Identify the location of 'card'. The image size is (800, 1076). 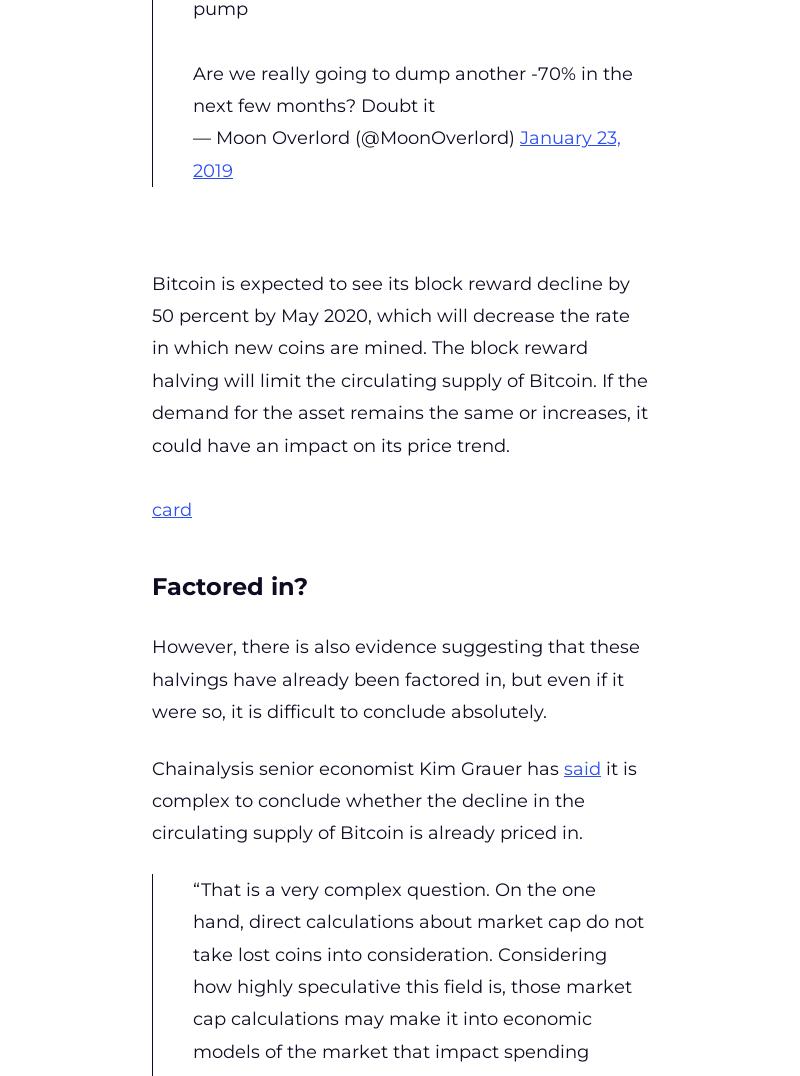
(171, 510).